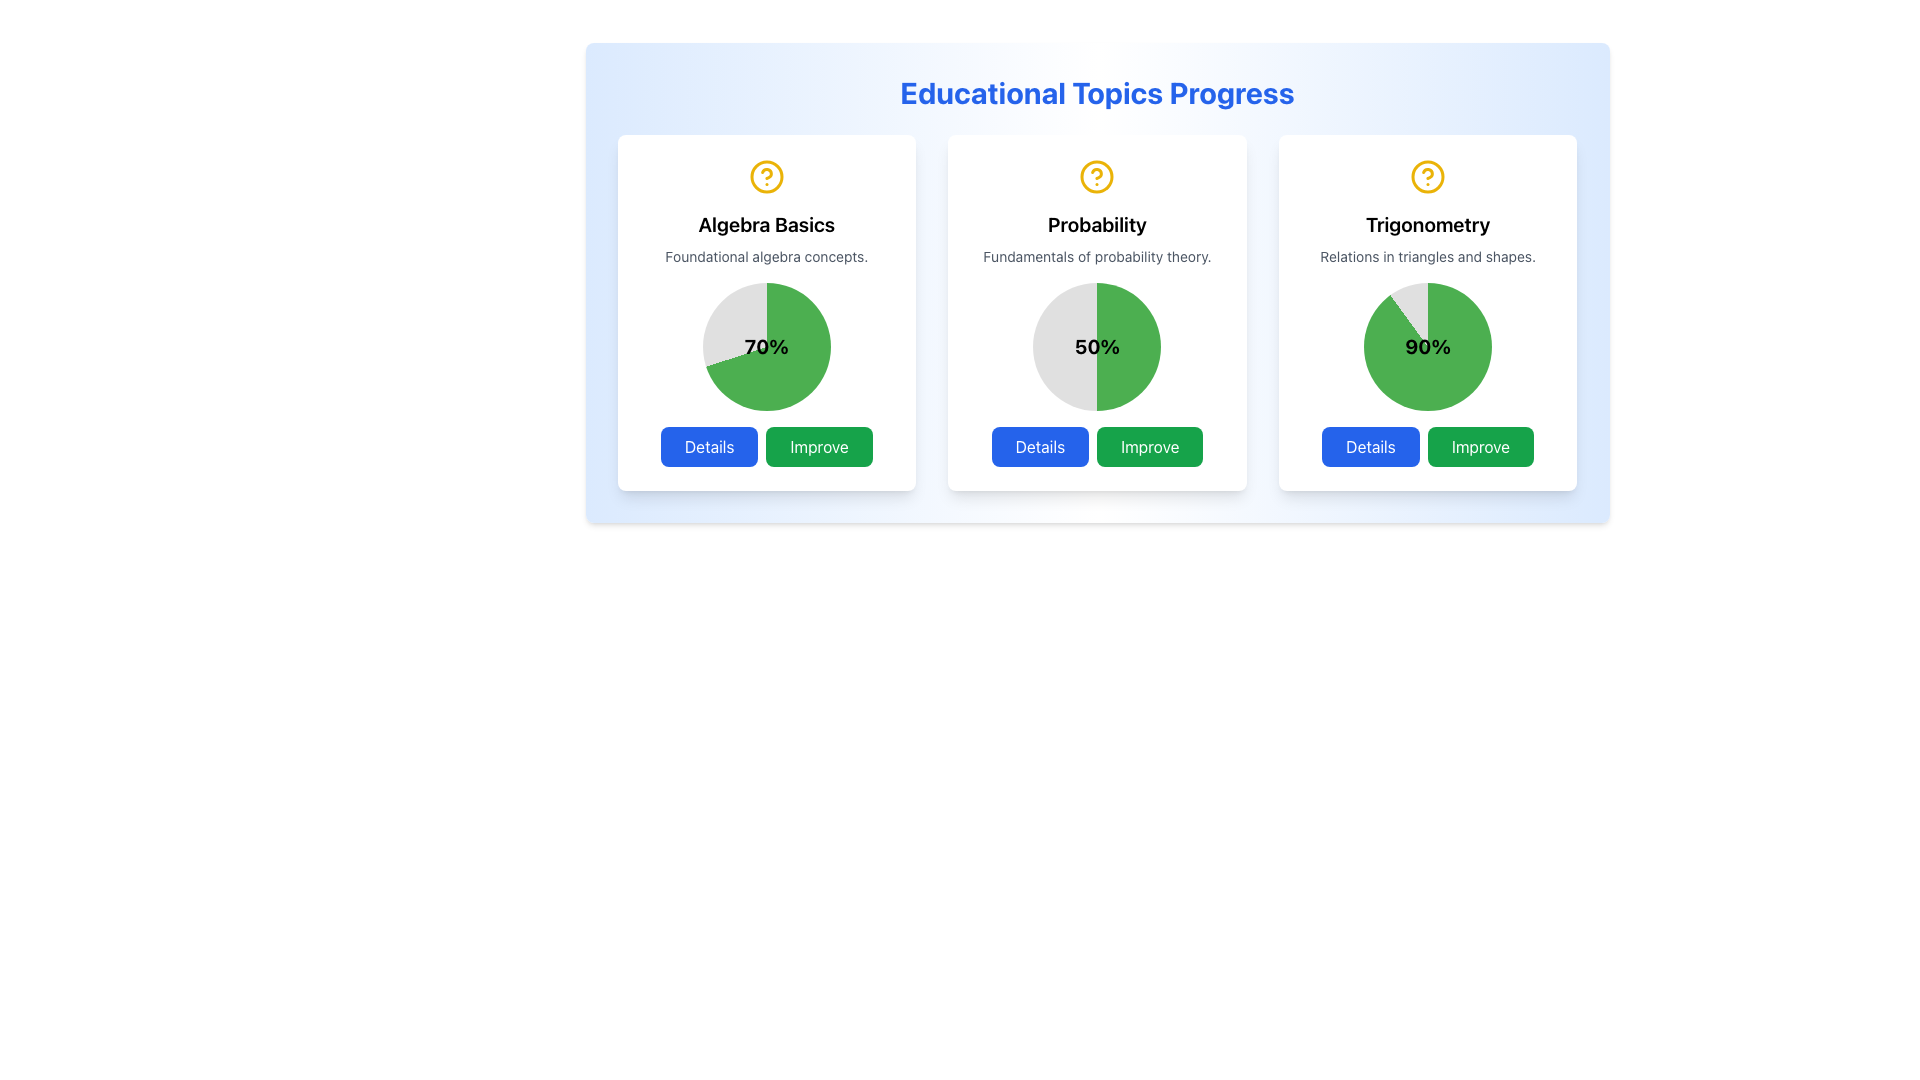 This screenshot has height=1080, width=1920. Describe the element at coordinates (1096, 224) in the screenshot. I see `the 'Probability' text label, which is a bold, black font label located at the top of a card component, below a yellow help icon` at that location.